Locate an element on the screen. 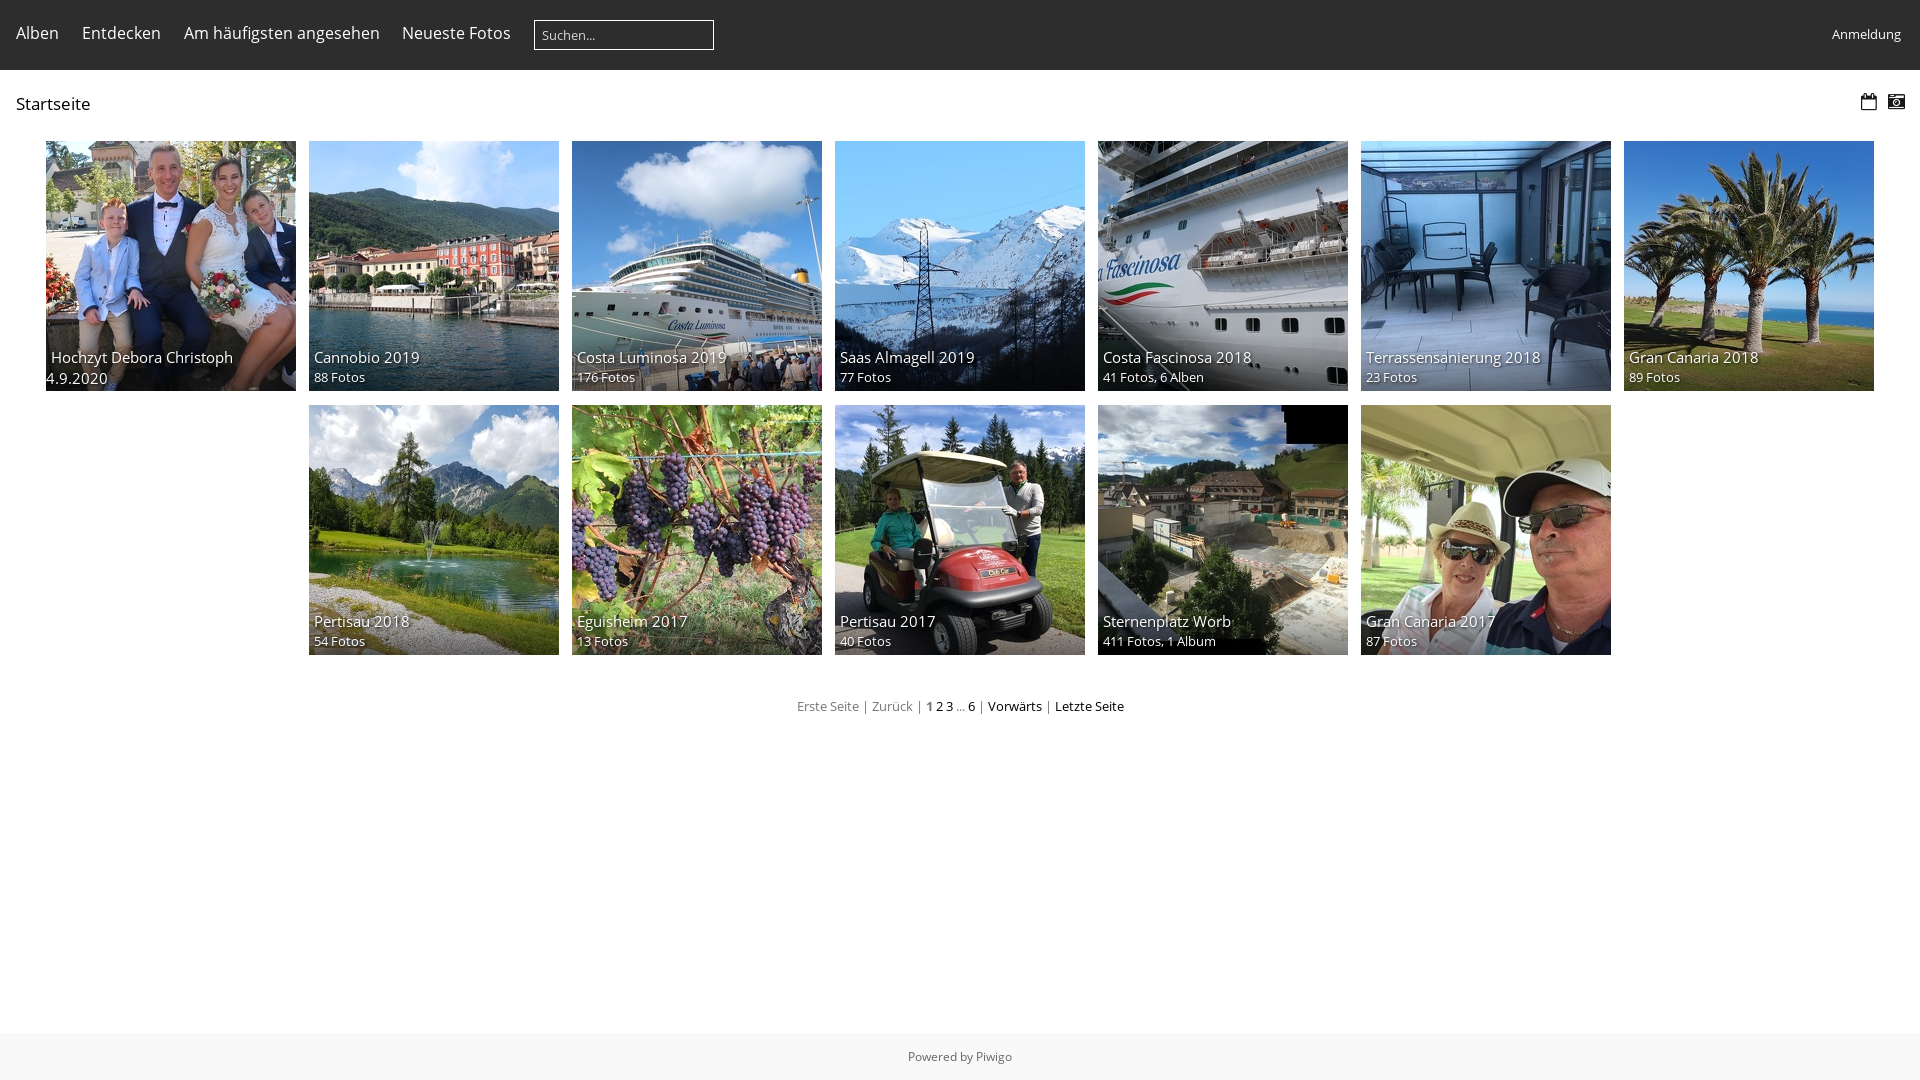  '2' is located at coordinates (938, 704).